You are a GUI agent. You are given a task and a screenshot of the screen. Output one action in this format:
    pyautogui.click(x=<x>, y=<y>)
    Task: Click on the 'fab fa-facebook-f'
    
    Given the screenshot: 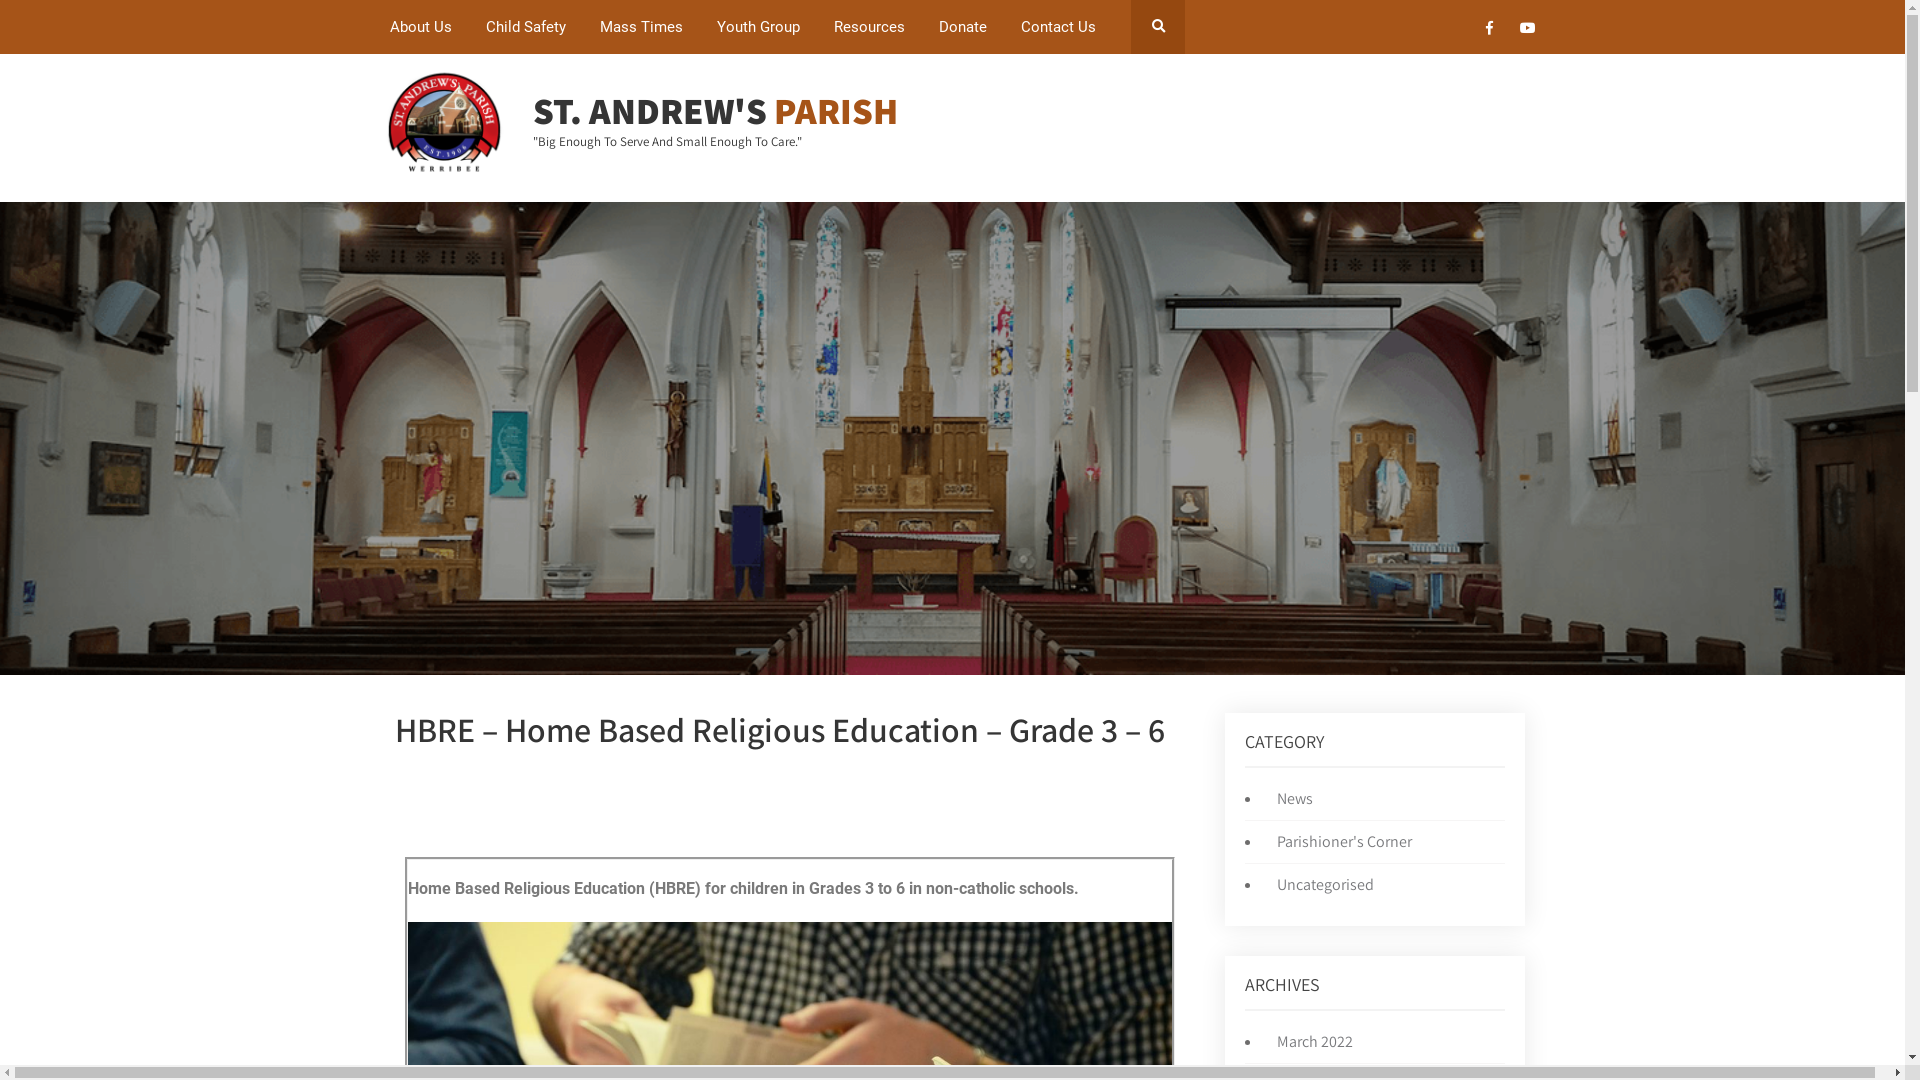 What is the action you would take?
    pyautogui.click(x=1489, y=30)
    